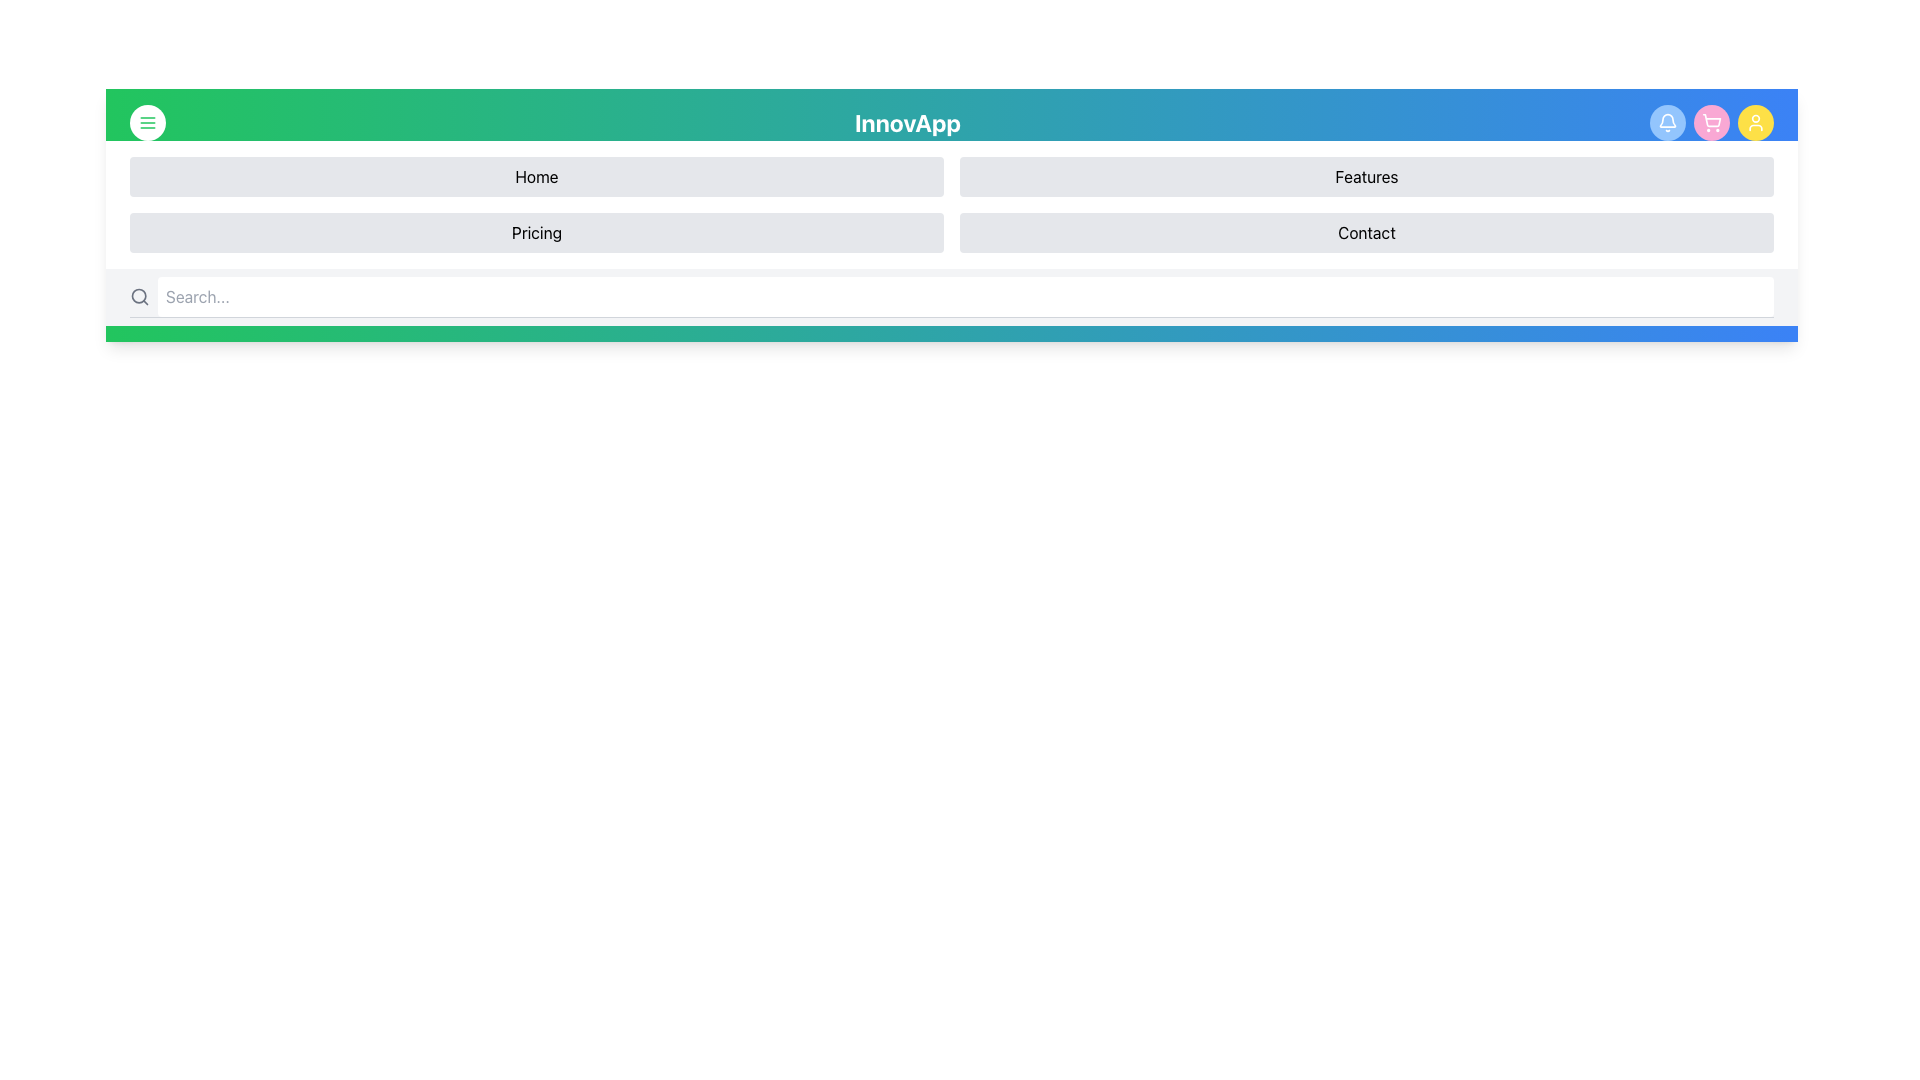 The height and width of the screenshot is (1080, 1920). Describe the element at coordinates (1668, 123) in the screenshot. I see `the circular icon button with a light blue background and a bell icon in the top-right section of the user interface` at that location.